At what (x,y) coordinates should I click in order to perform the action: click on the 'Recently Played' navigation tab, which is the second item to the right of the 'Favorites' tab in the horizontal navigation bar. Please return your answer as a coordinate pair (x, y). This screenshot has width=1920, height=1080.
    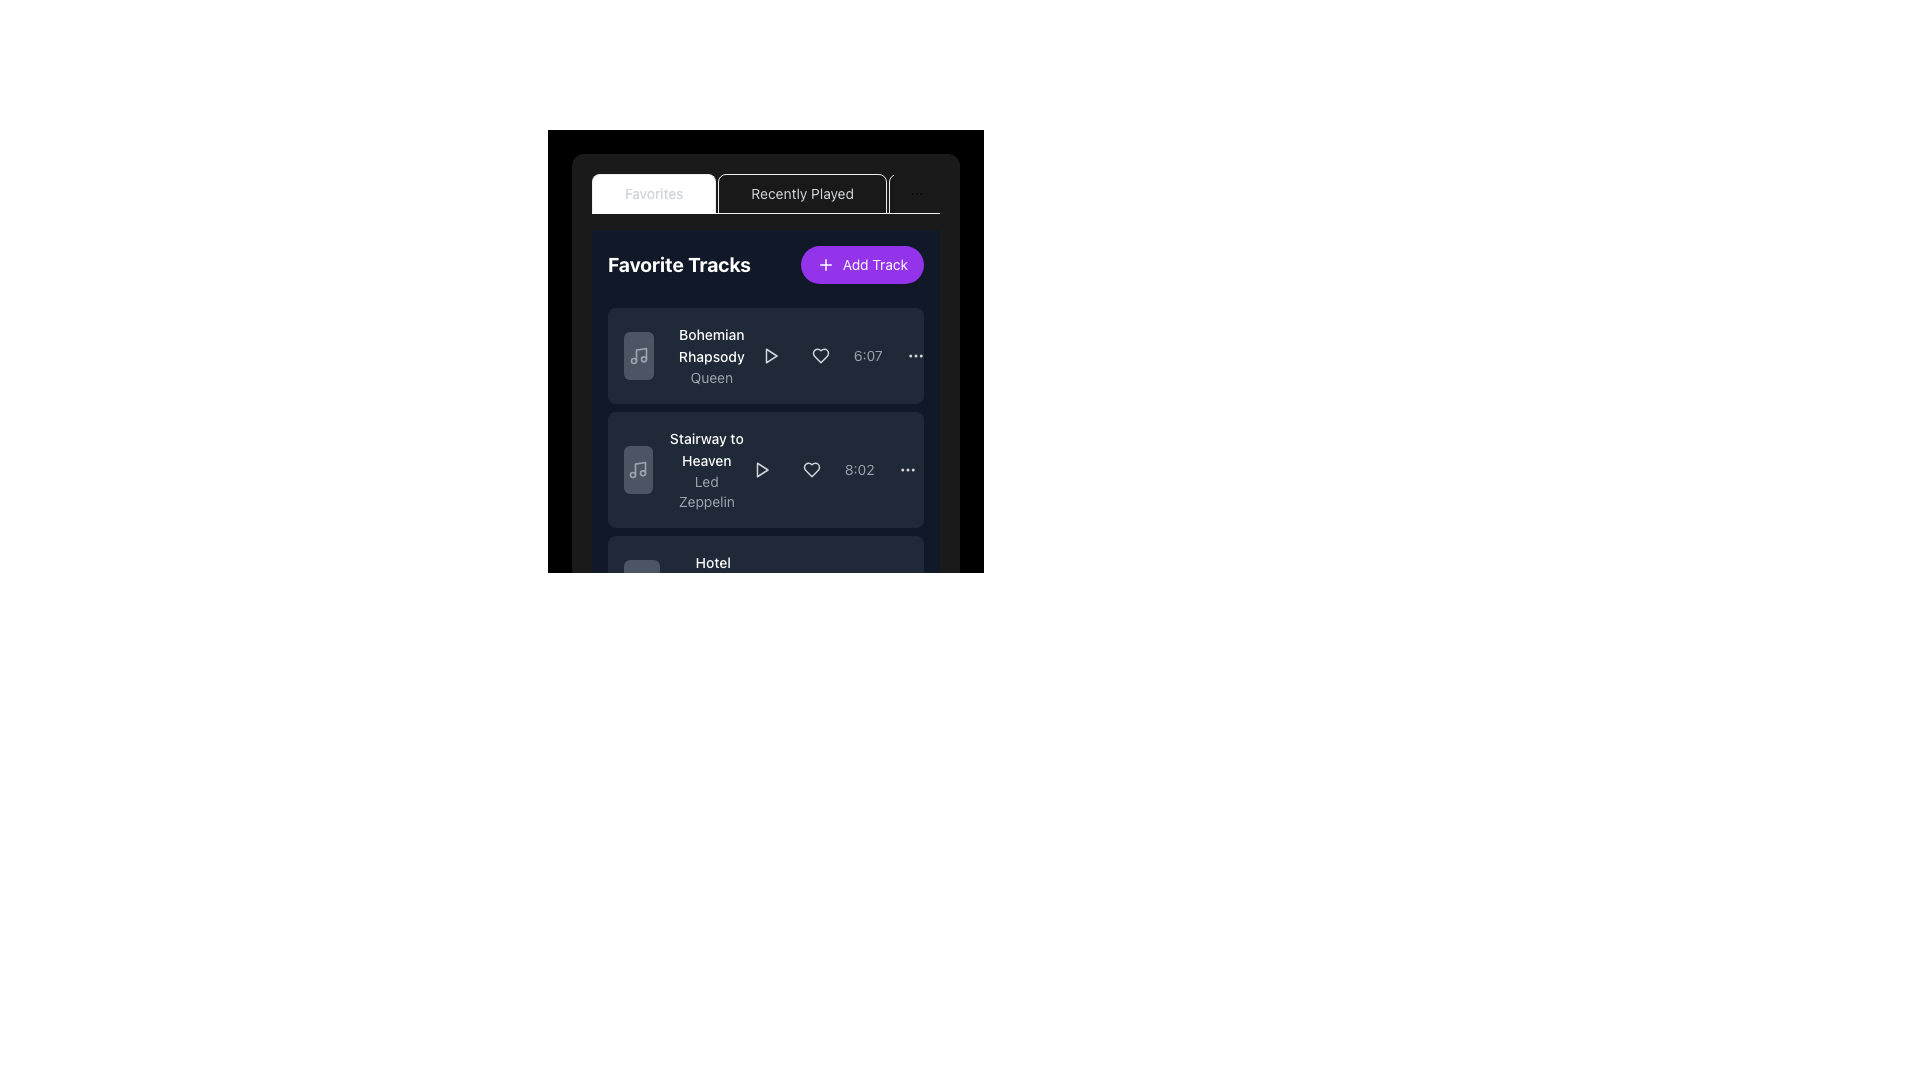
    Looking at the image, I should click on (742, 193).